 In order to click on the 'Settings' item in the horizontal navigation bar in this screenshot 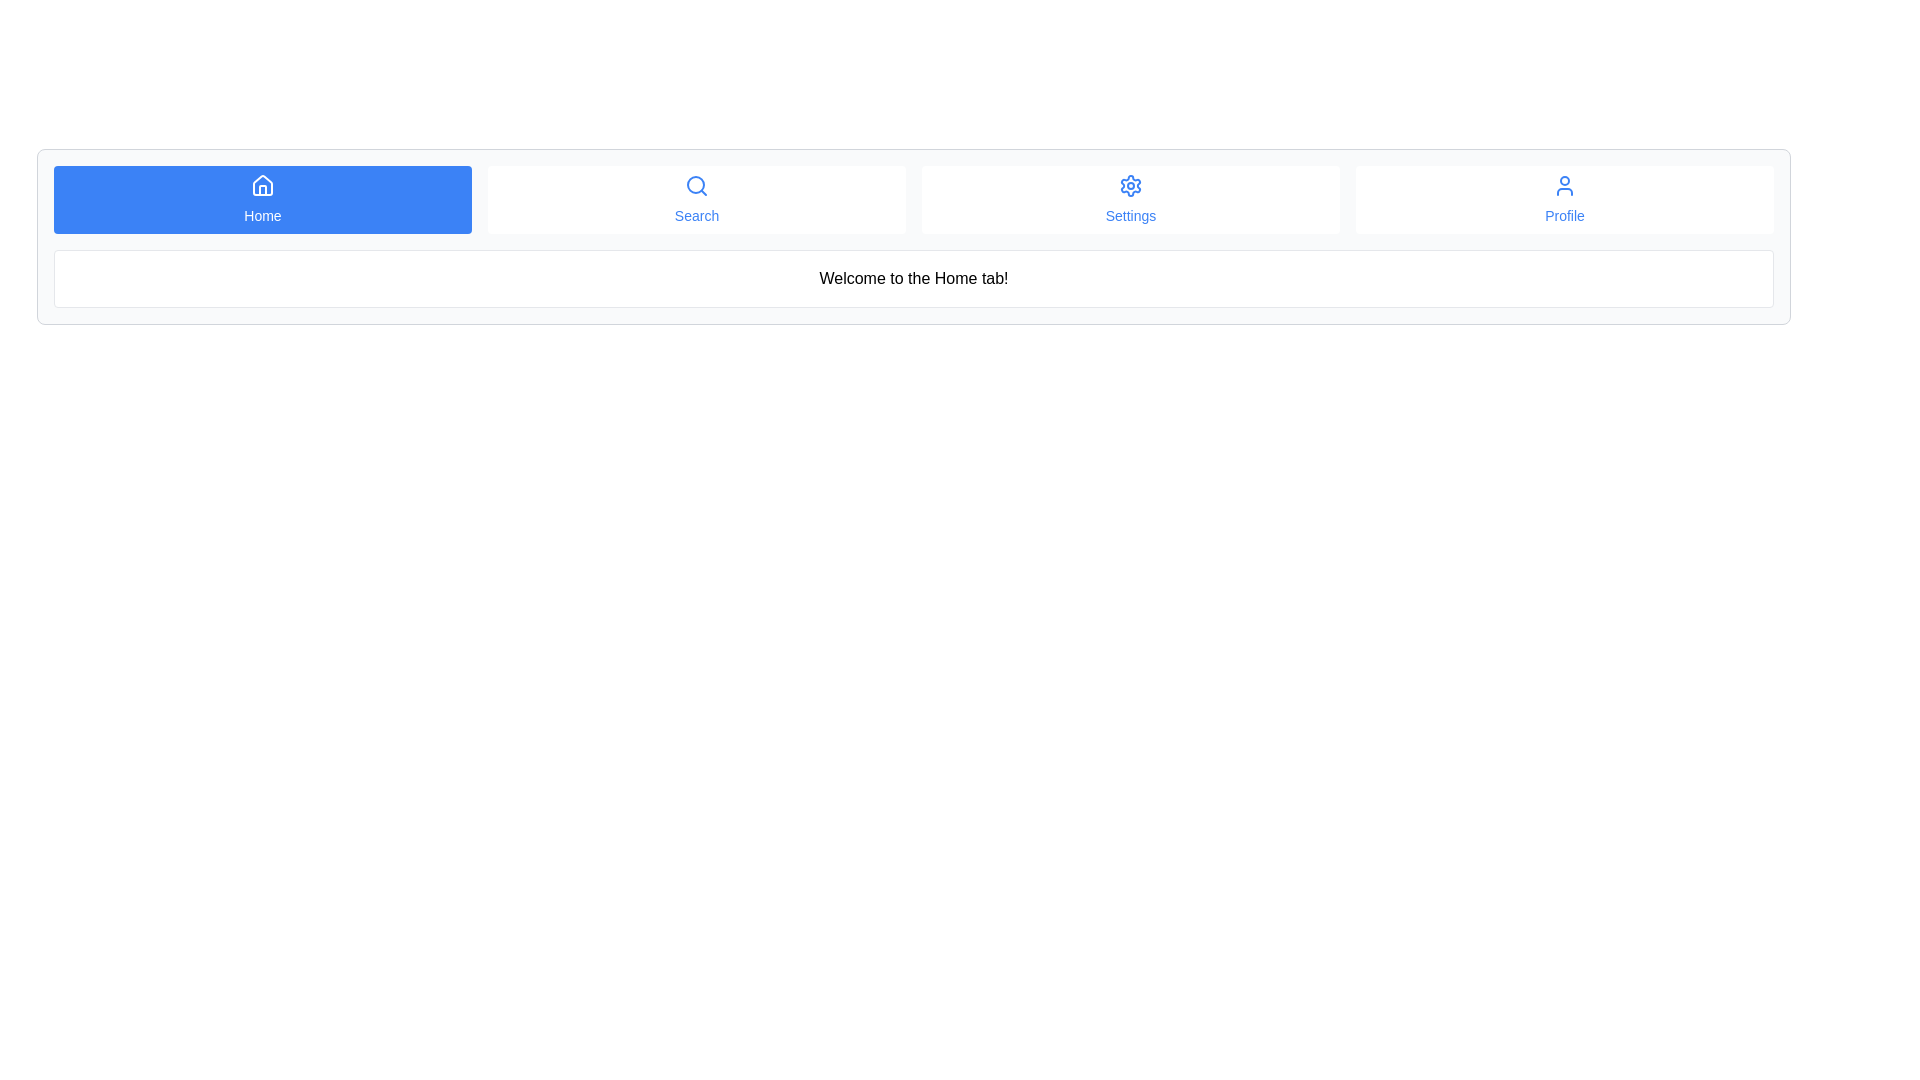, I will do `click(912, 200)`.